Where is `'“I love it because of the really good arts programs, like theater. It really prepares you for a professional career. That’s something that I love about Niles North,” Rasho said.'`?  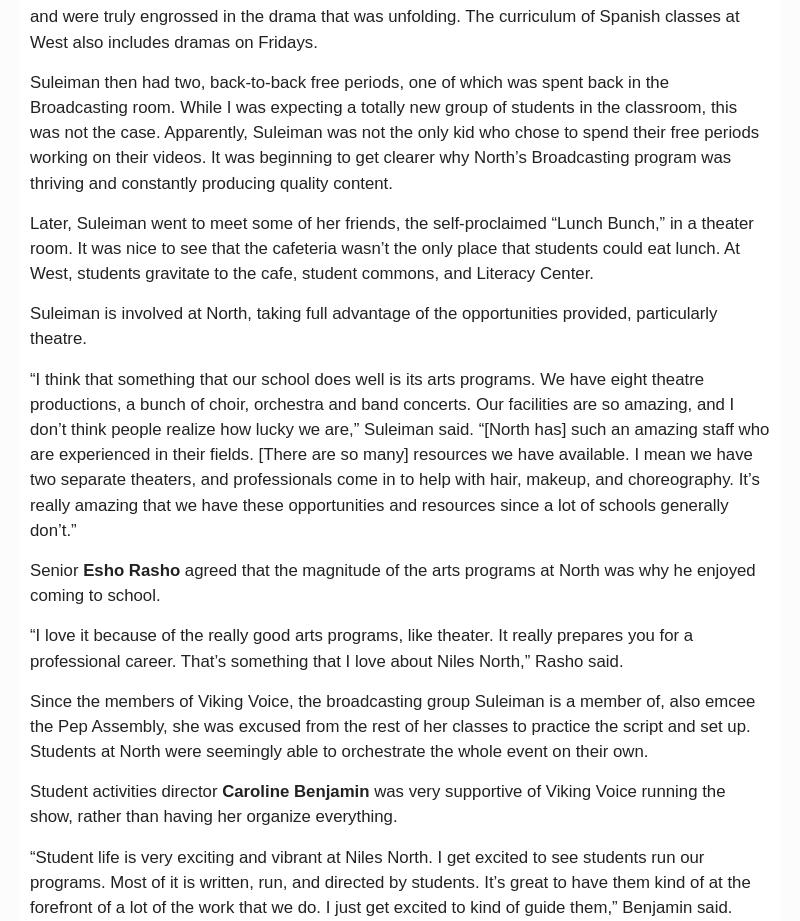 '“I love it because of the really good arts programs, like theater. It really prepares you for a professional career. That’s something that I love about Niles North,” Rasho said.' is located at coordinates (361, 648).